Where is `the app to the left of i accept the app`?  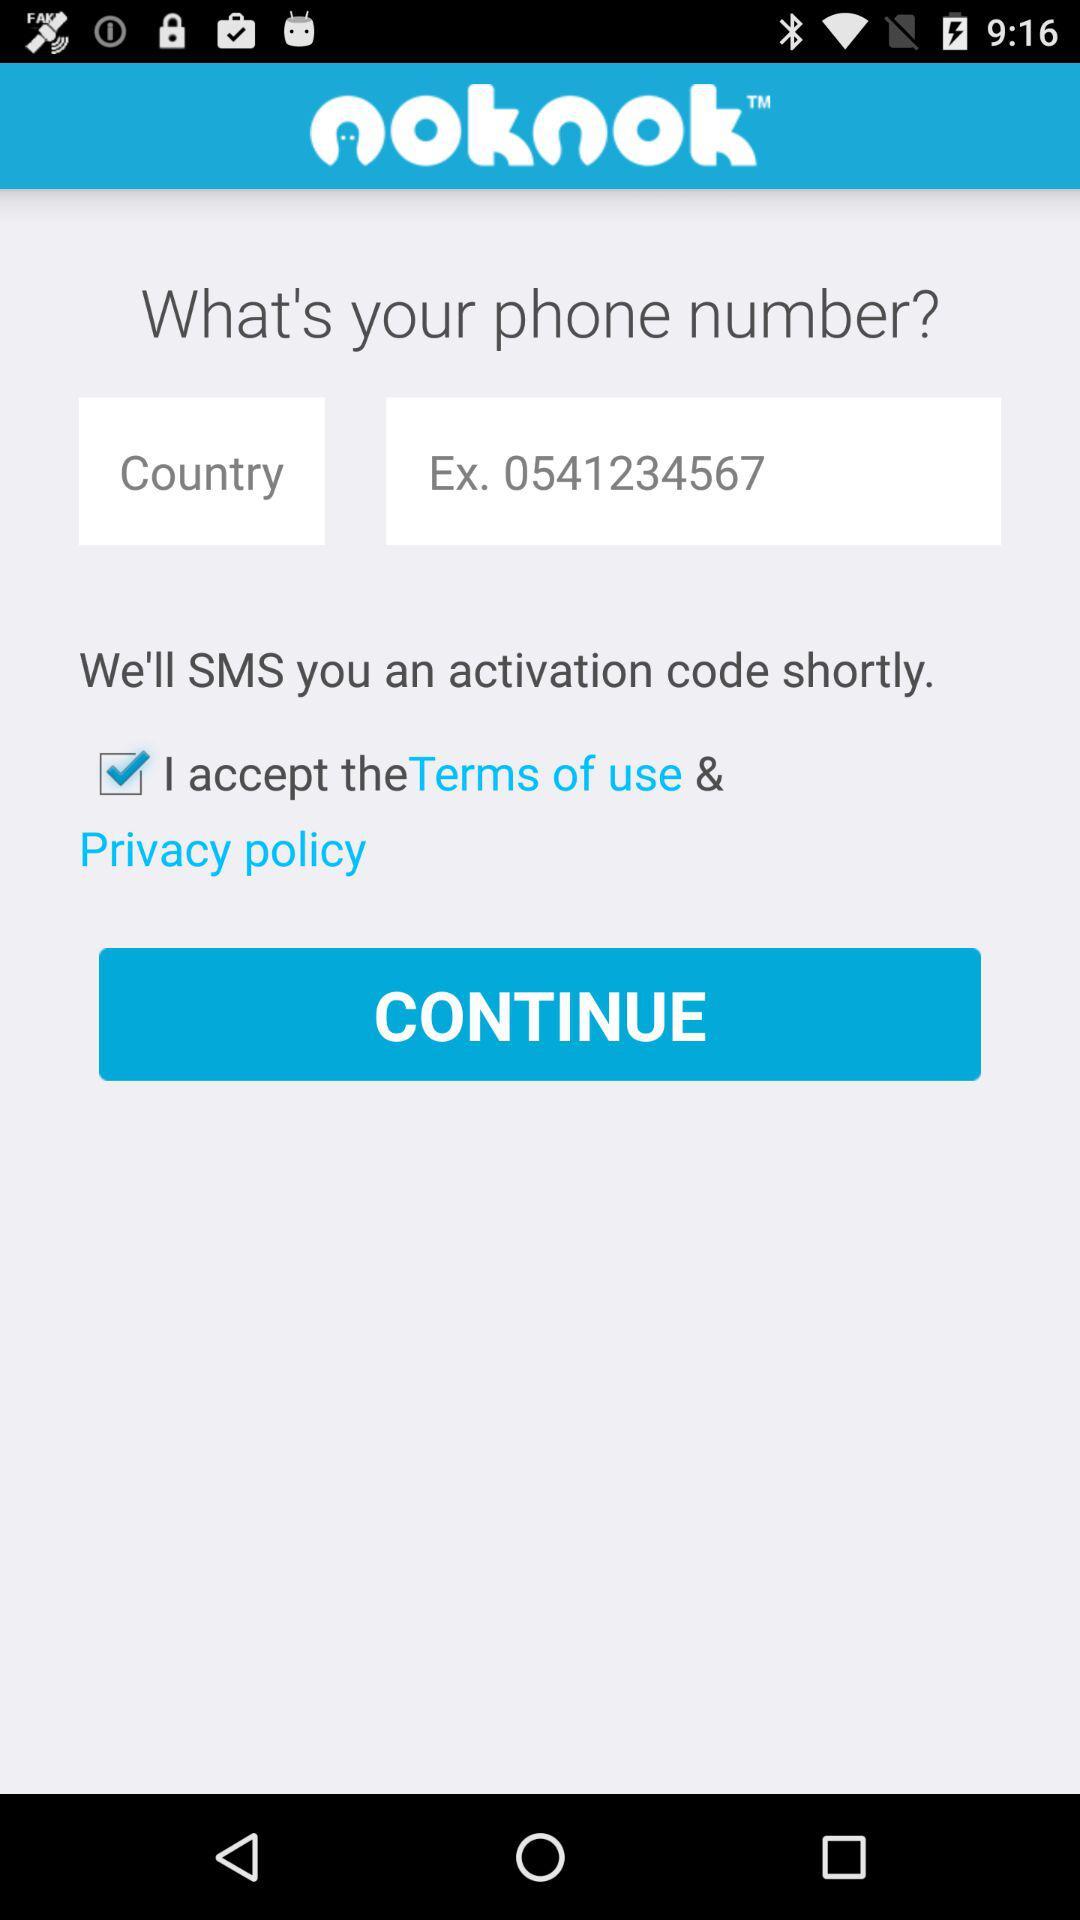
the app to the left of i accept the app is located at coordinates (120, 772).